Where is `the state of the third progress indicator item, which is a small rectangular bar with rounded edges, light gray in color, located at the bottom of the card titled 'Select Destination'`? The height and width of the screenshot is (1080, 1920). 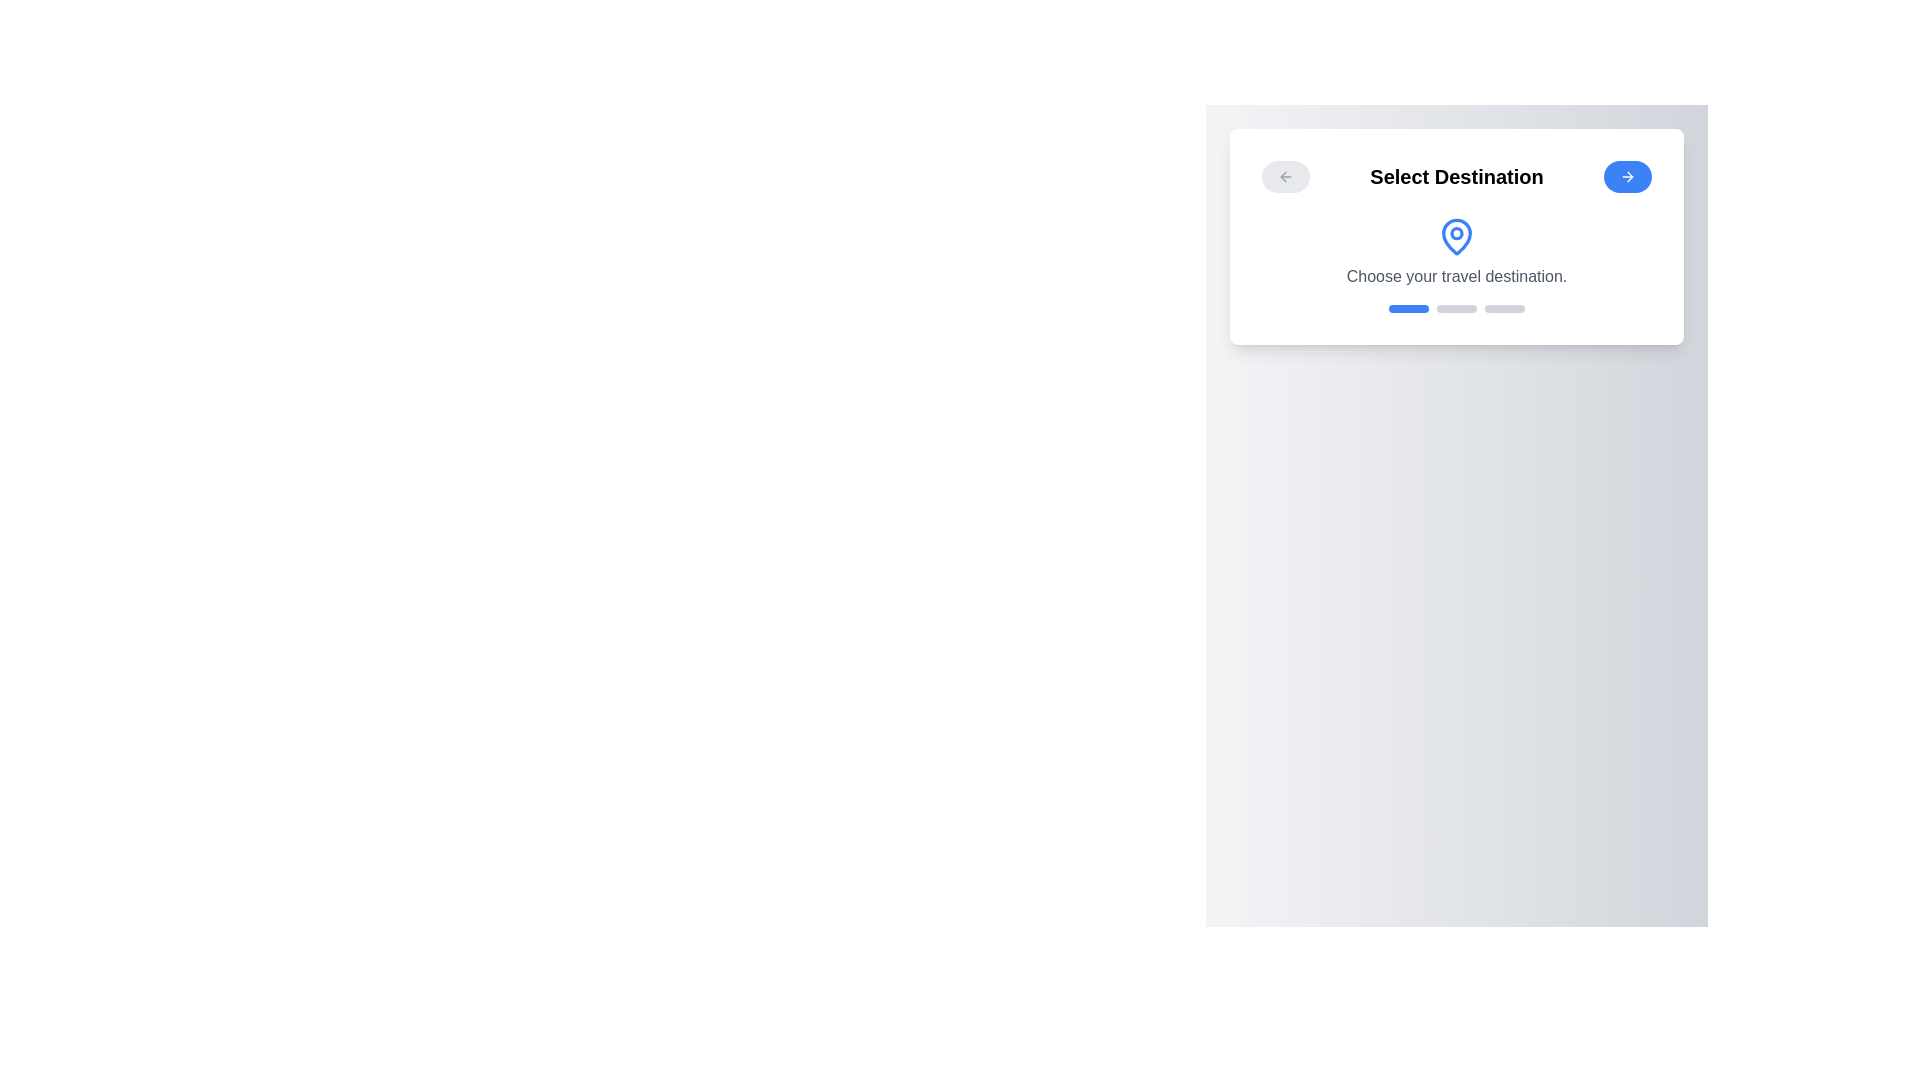 the state of the third progress indicator item, which is a small rectangular bar with rounded edges, light gray in color, located at the bottom of the card titled 'Select Destination' is located at coordinates (1505, 308).